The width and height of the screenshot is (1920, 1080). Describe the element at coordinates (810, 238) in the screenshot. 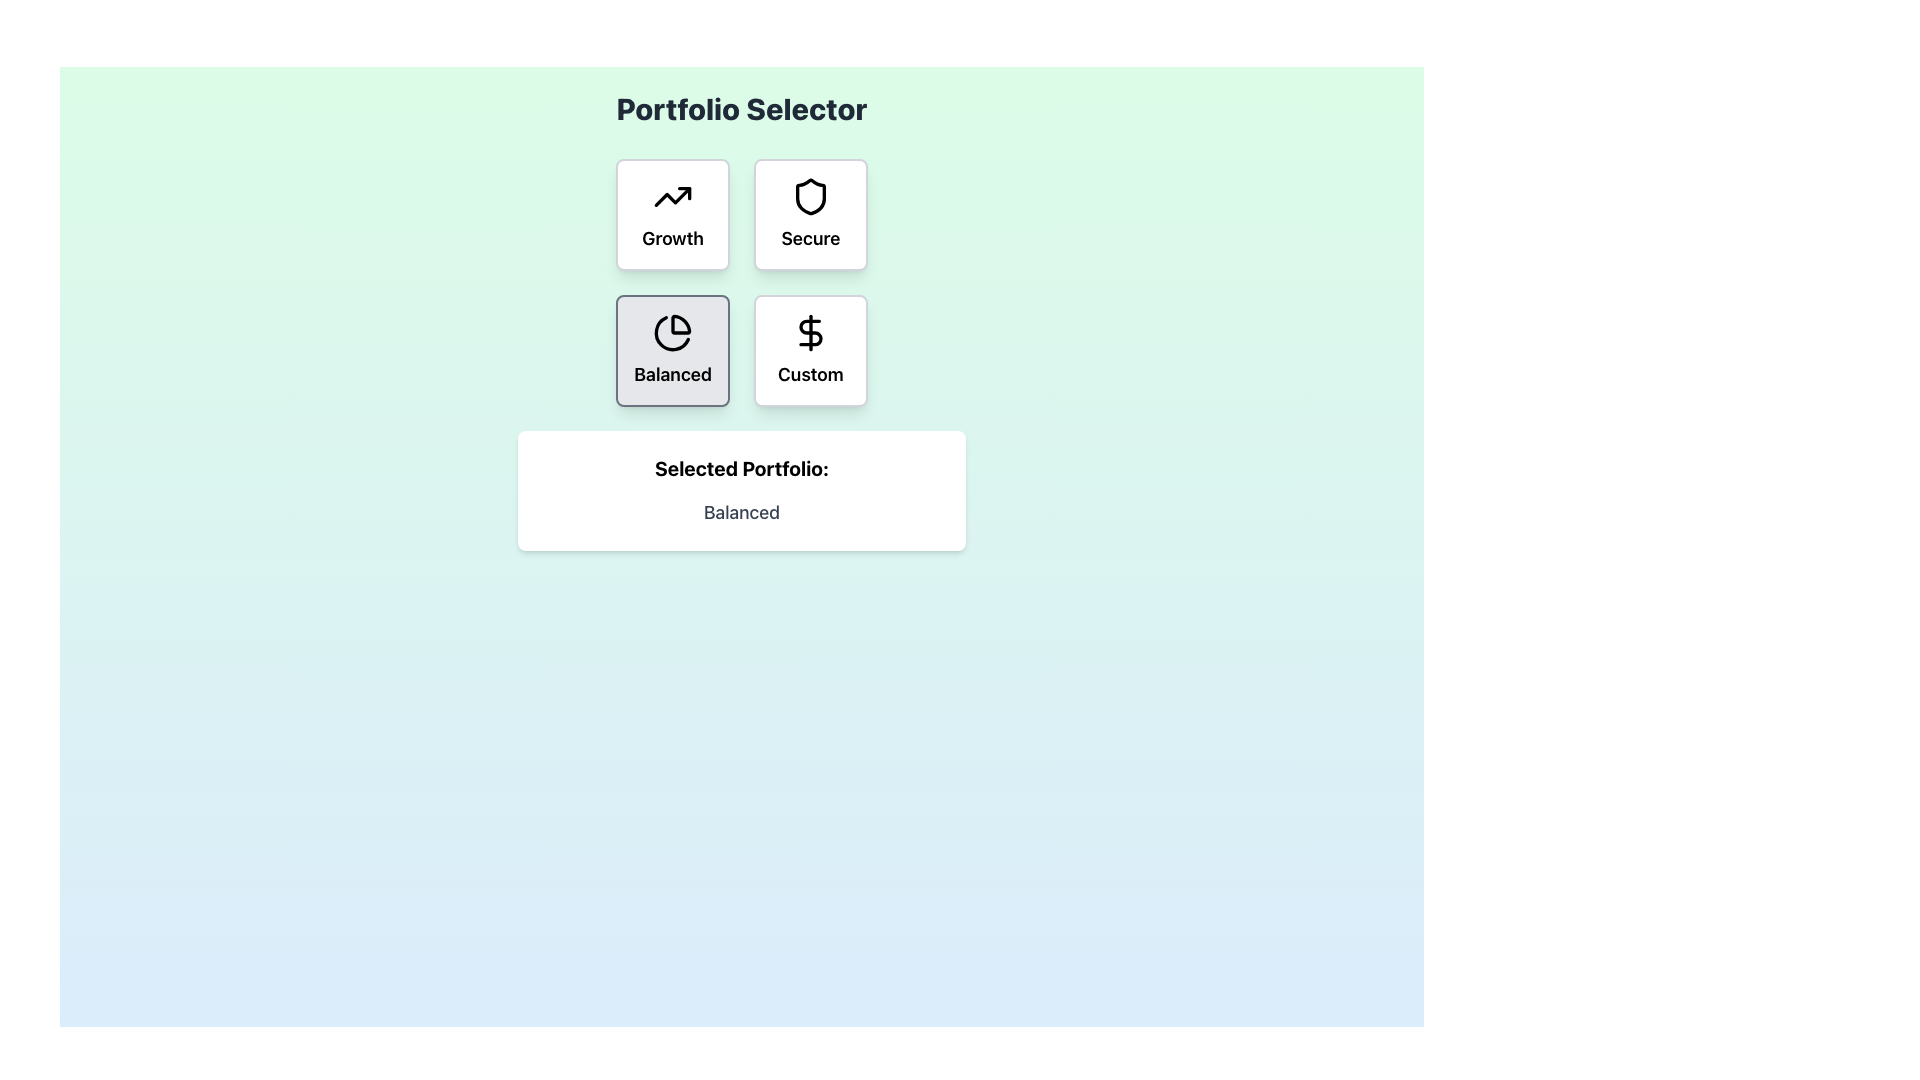

I see `the text label displaying 'Secure' styled in bold, located beneath the shield icon in the button interface` at that location.